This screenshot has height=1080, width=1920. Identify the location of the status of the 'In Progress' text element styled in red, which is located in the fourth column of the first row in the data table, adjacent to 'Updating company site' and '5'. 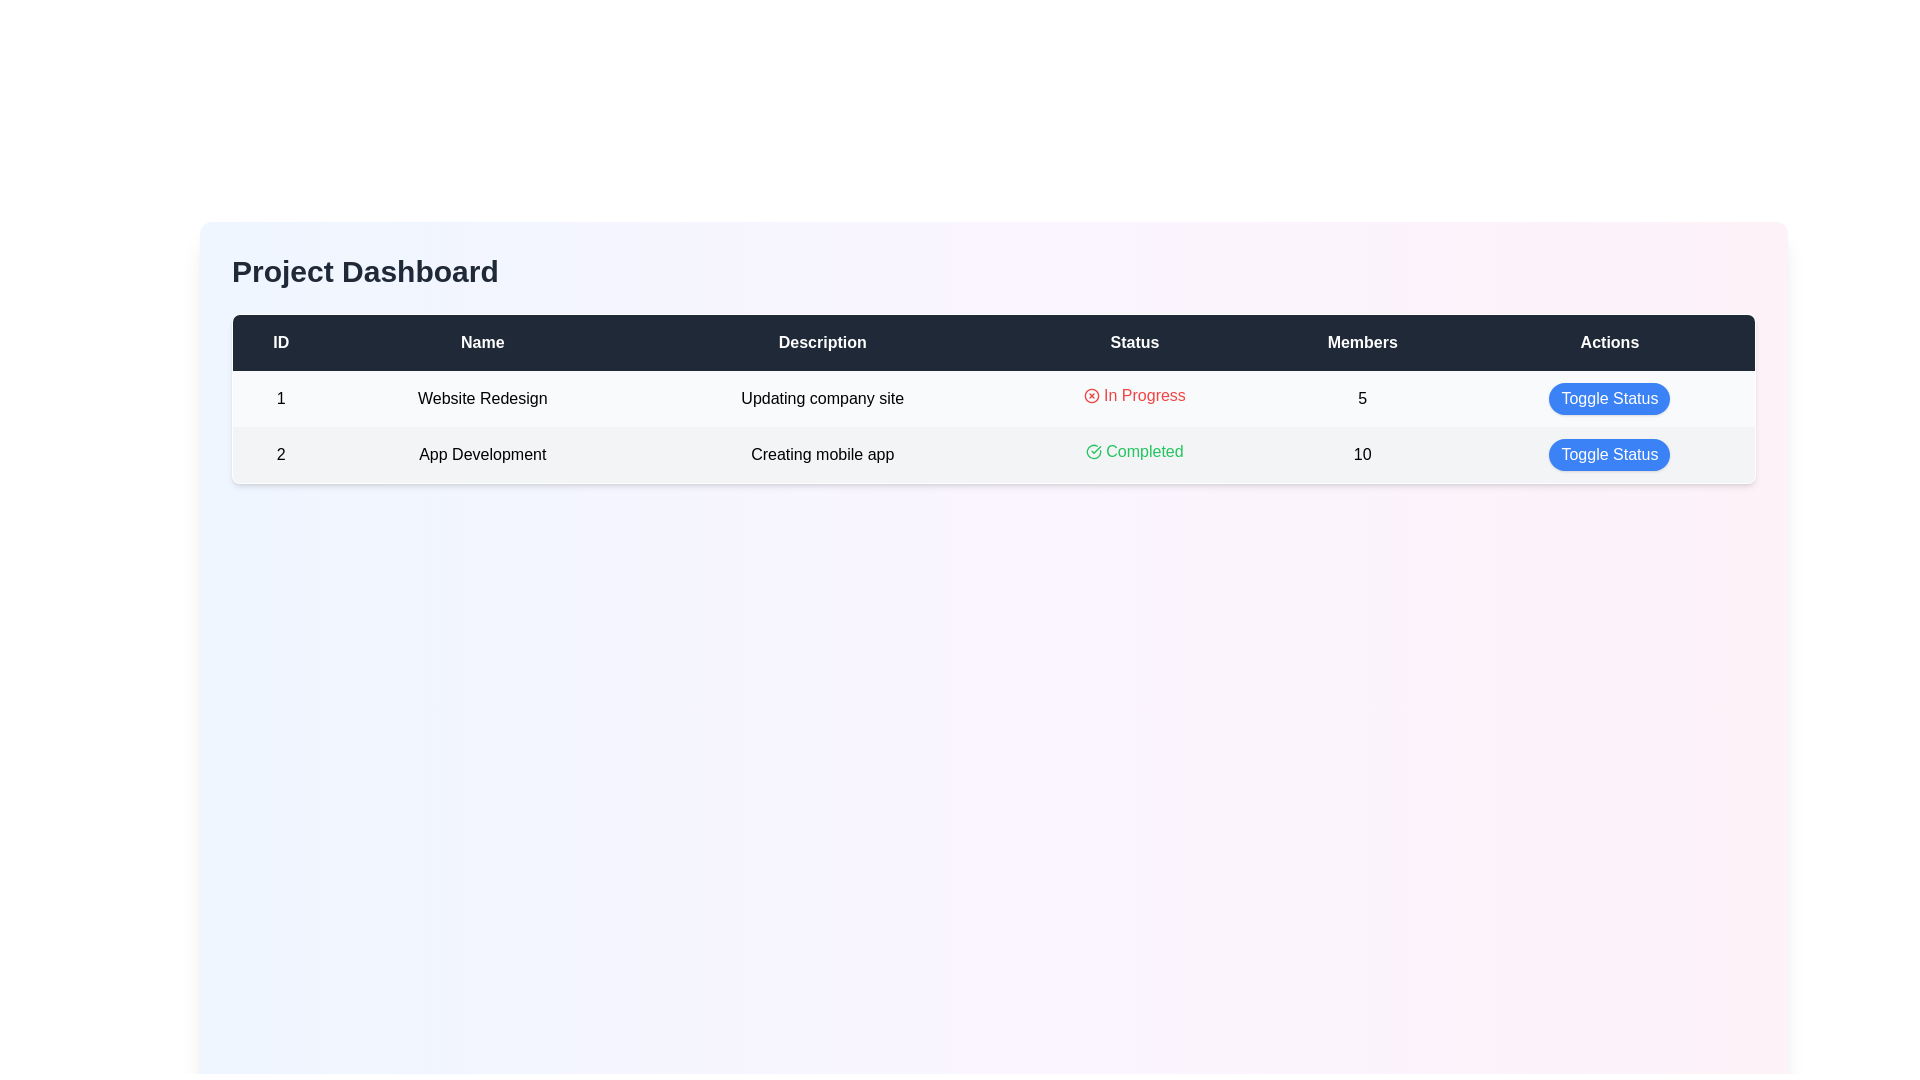
(1134, 396).